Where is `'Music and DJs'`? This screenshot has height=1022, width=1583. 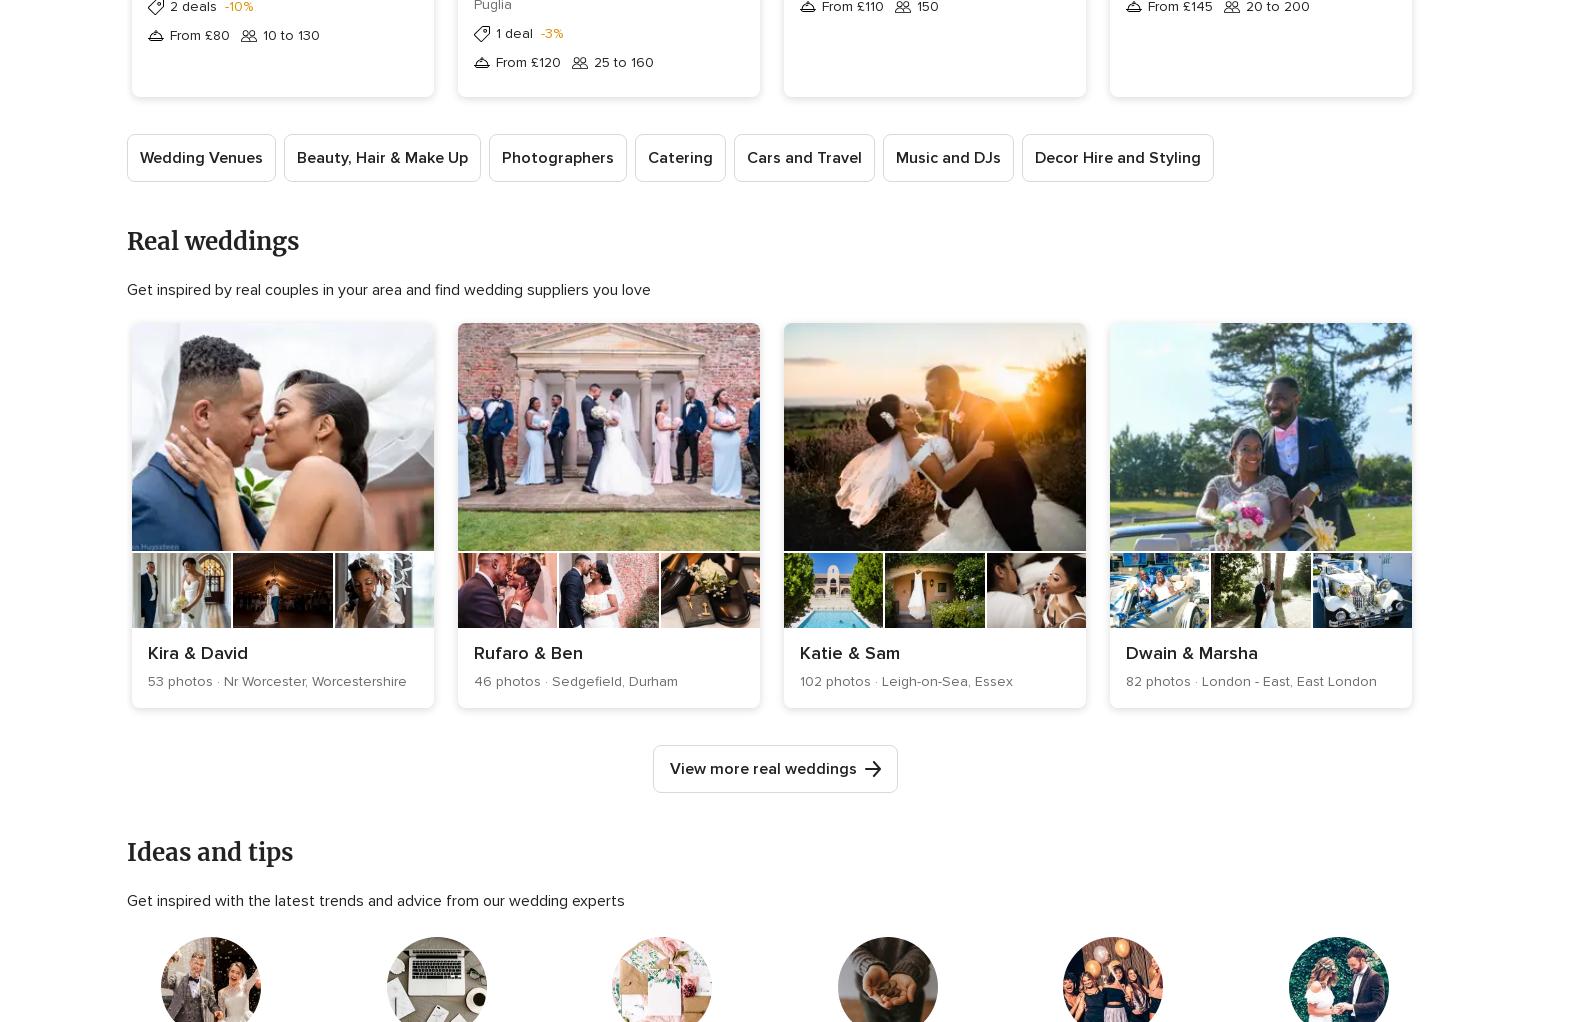
'Music and DJs' is located at coordinates (895, 157).